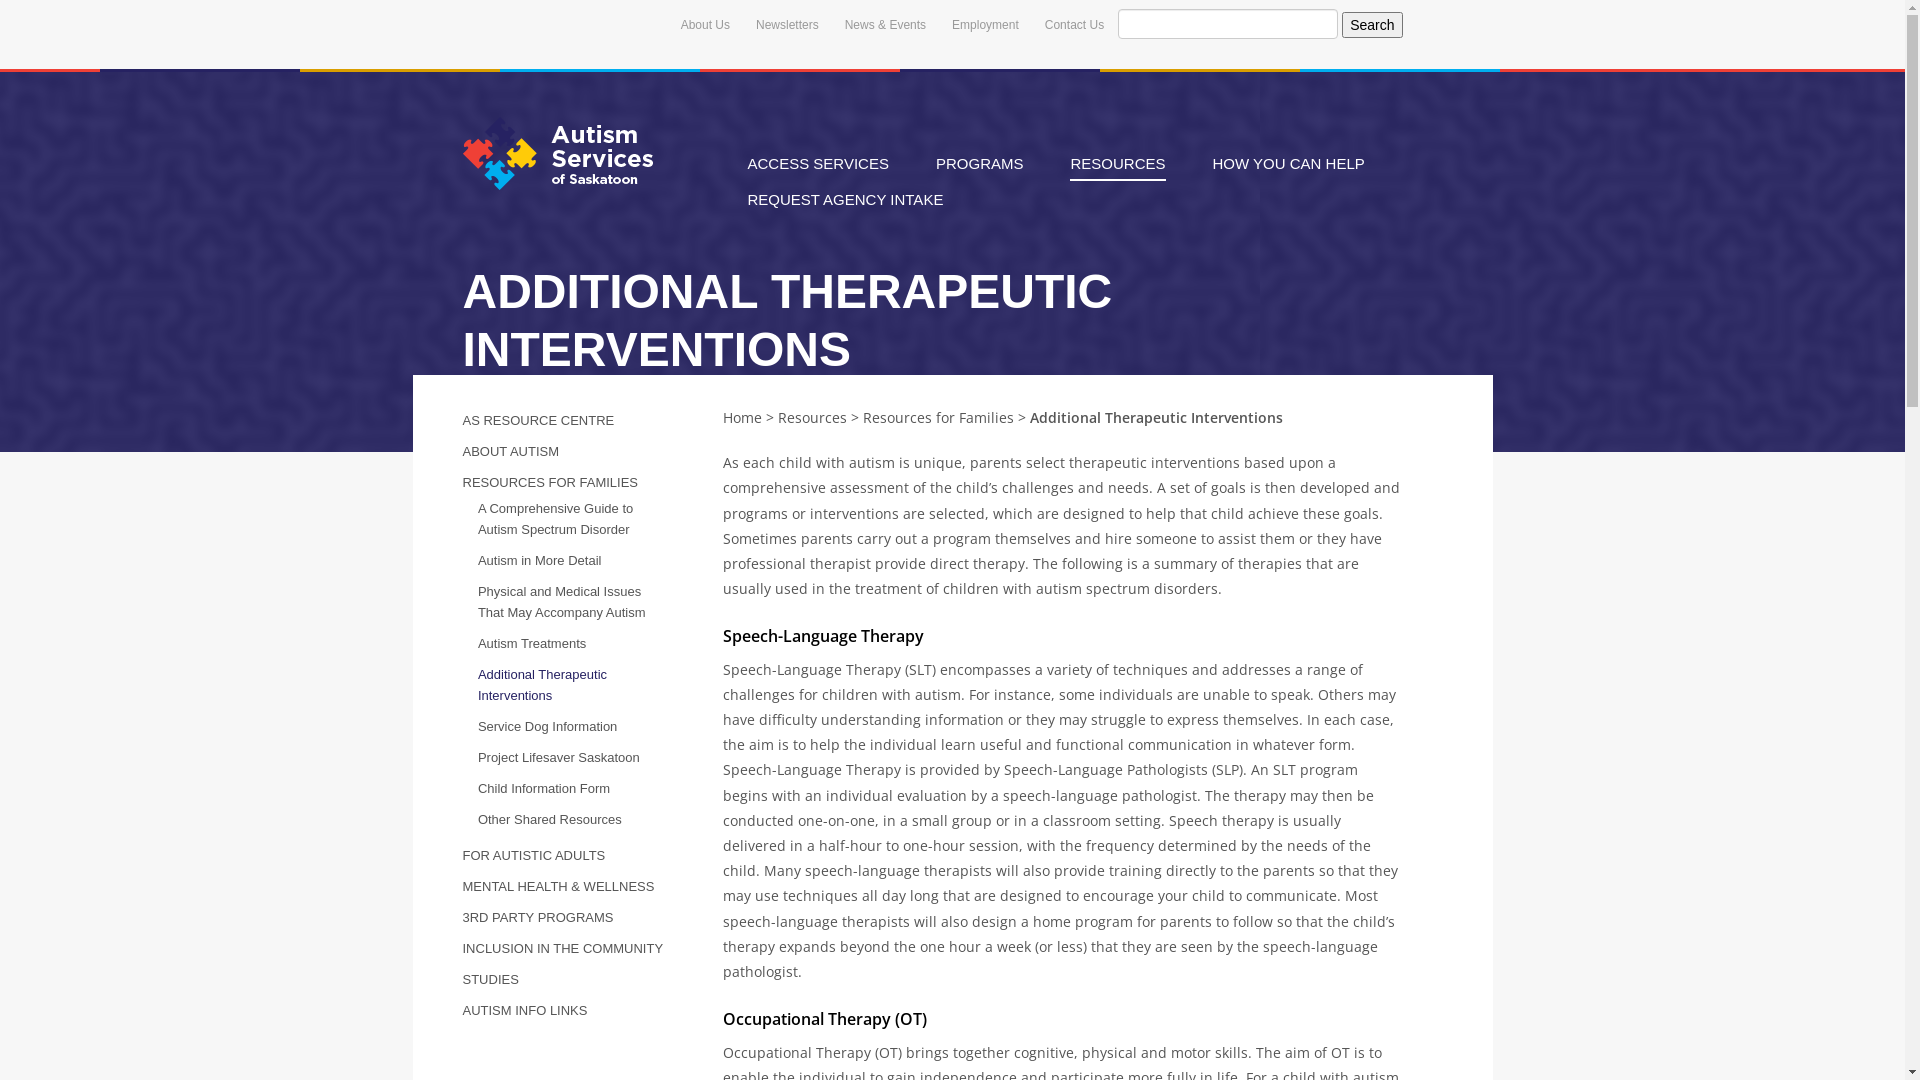  Describe the element at coordinates (533, 855) in the screenshot. I see `'FOR AUTISTIC ADULTS'` at that location.